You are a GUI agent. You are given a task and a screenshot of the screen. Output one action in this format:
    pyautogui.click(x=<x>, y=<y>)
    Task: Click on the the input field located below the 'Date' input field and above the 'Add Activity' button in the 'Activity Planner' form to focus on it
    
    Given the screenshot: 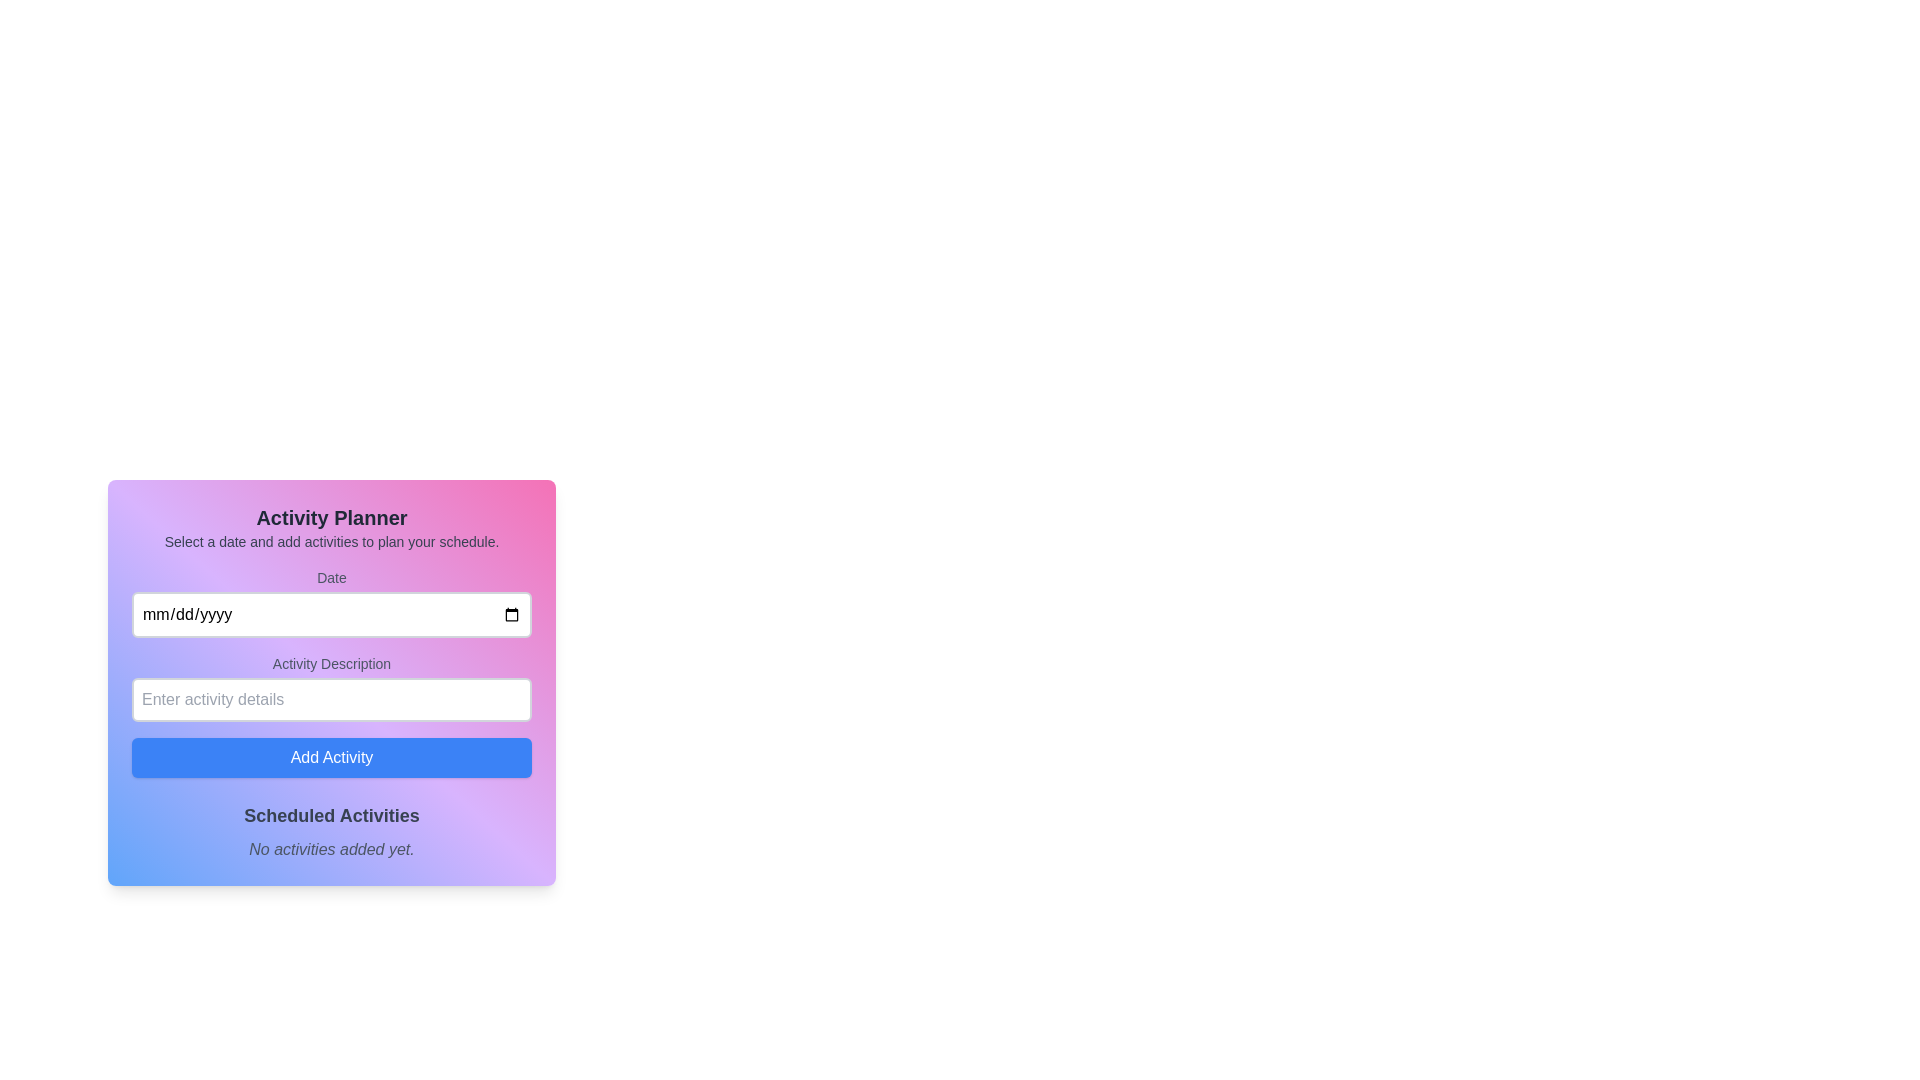 What is the action you would take?
    pyautogui.click(x=331, y=686)
    